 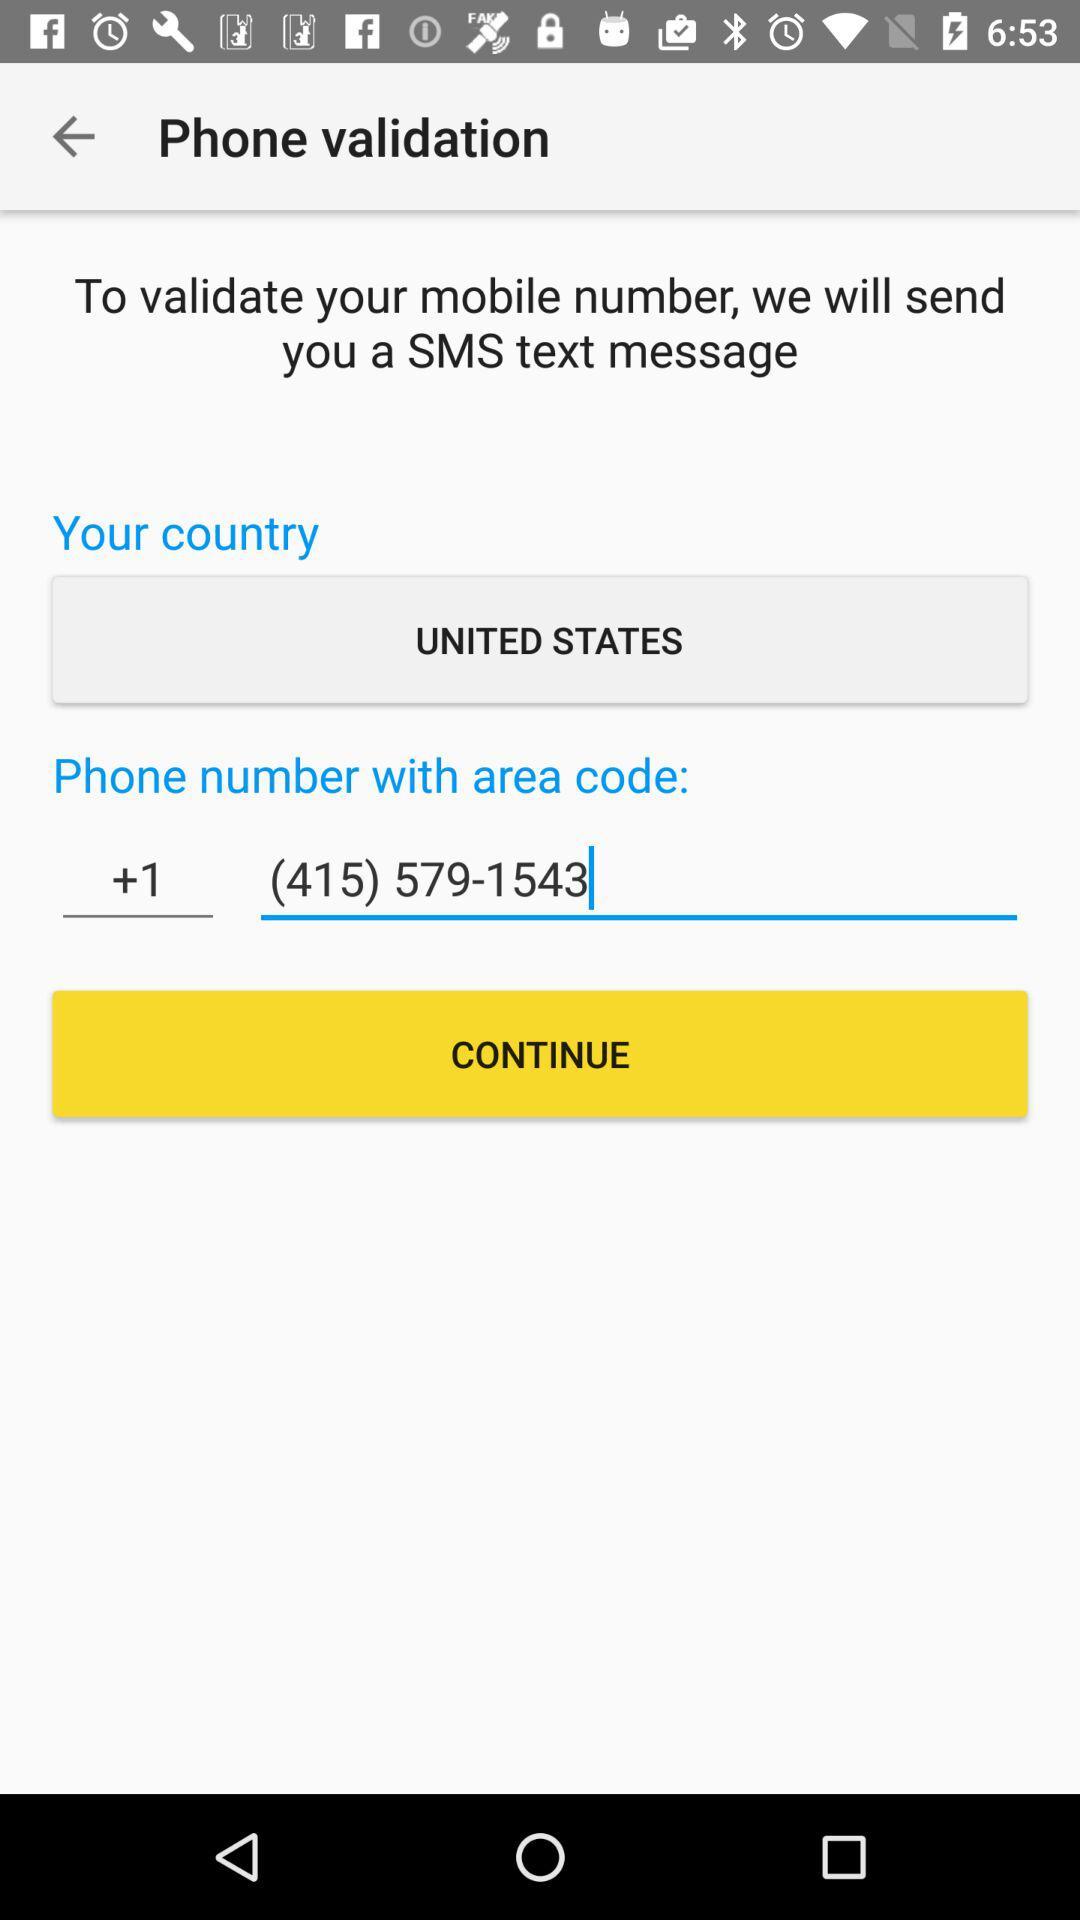 What do you see at coordinates (72, 135) in the screenshot?
I see `app to the left of phone validation app` at bounding box center [72, 135].